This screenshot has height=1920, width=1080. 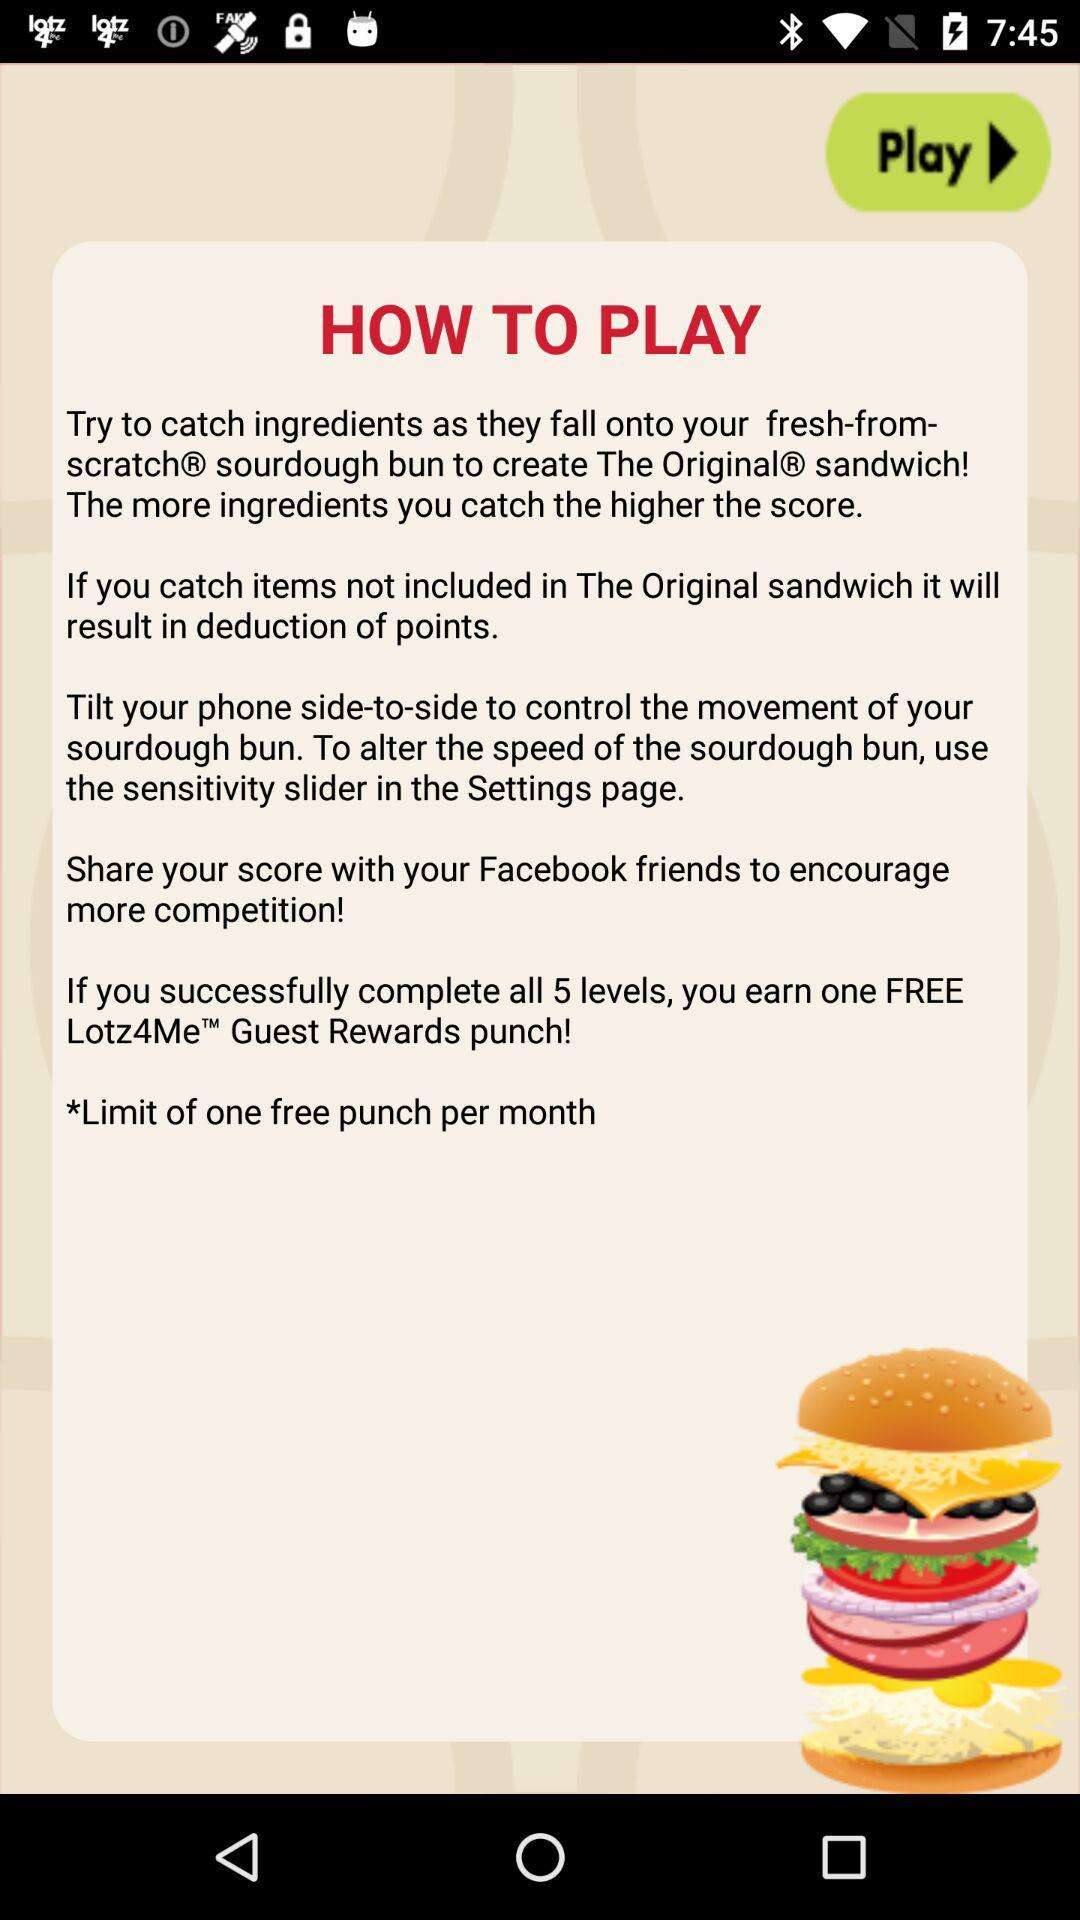 What do you see at coordinates (938, 151) in the screenshot?
I see `play` at bounding box center [938, 151].